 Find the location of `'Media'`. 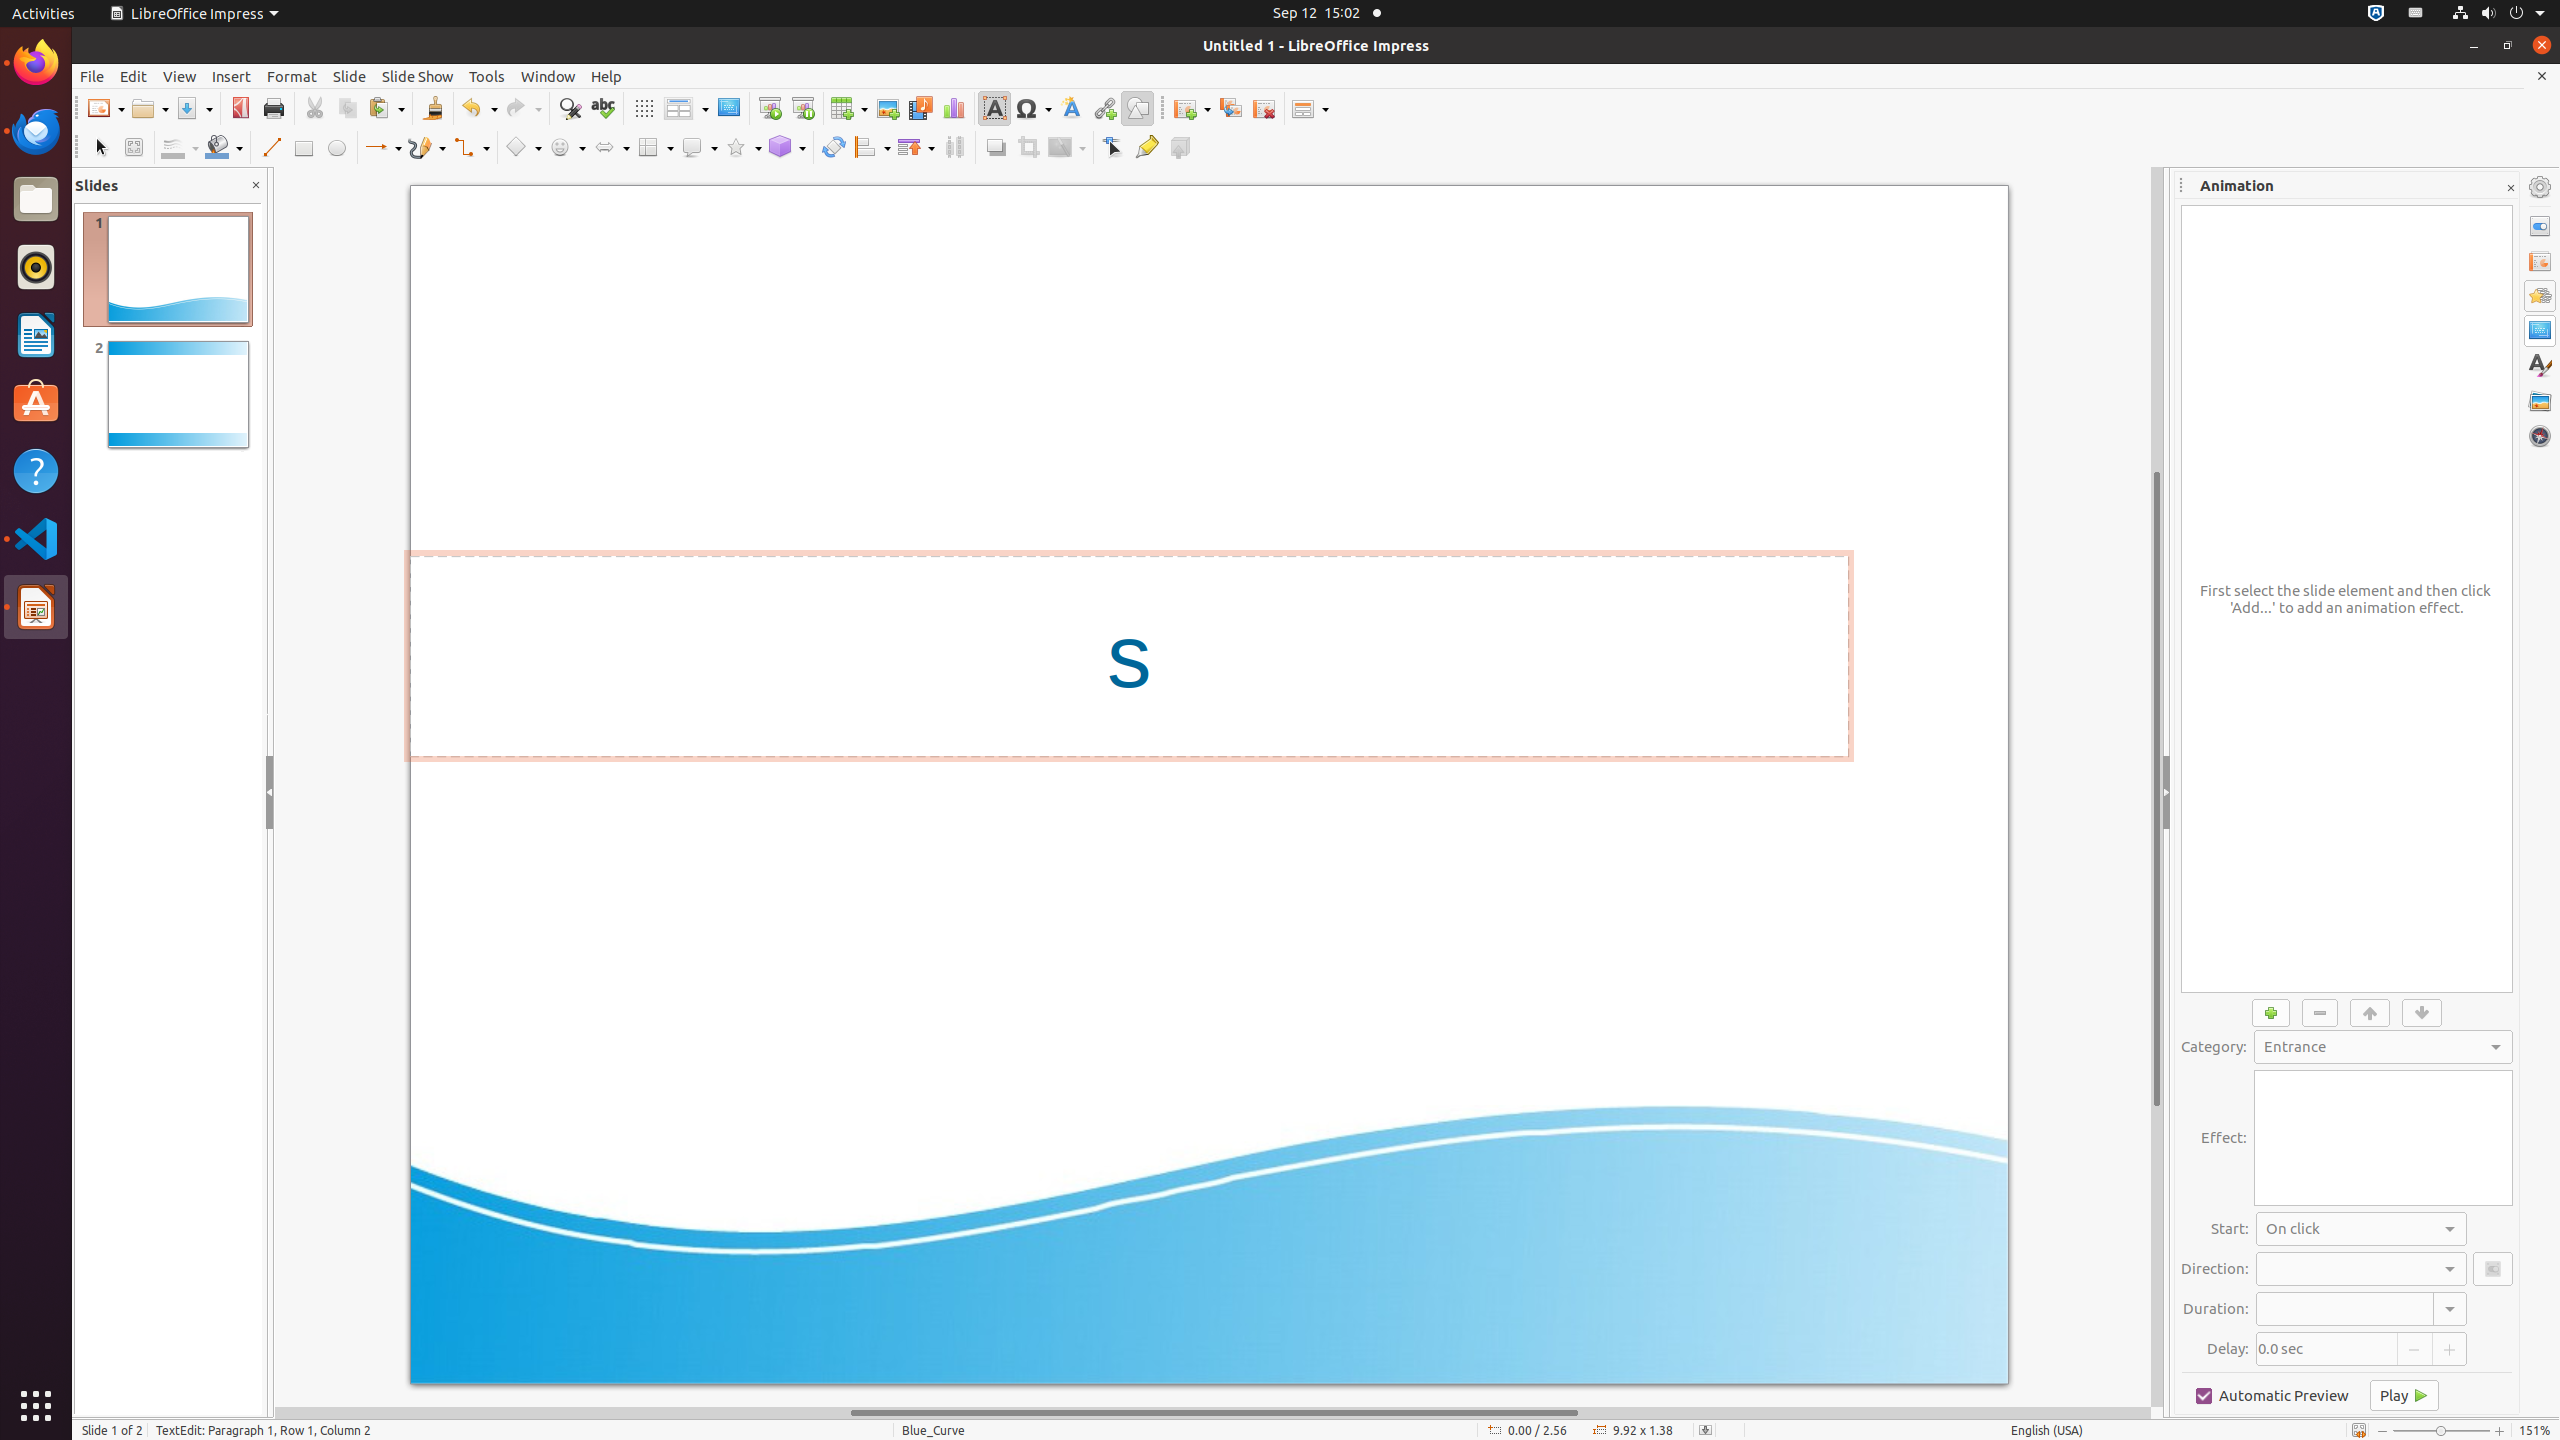

'Media' is located at coordinates (920, 107).